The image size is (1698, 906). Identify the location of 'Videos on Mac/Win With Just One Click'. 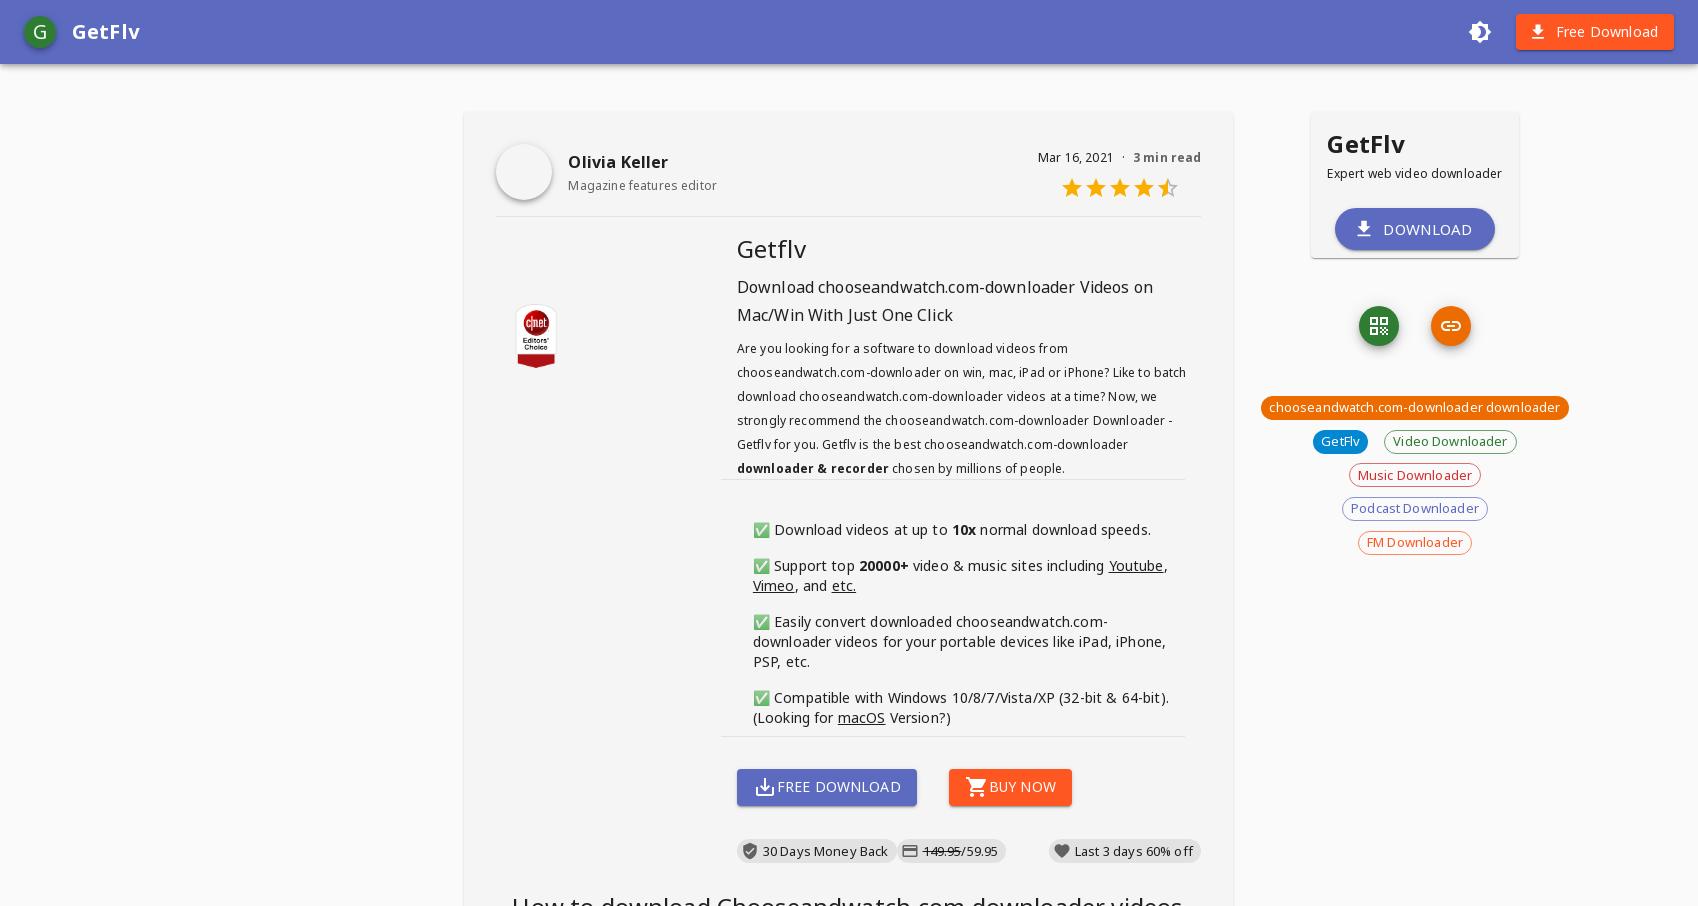
(943, 299).